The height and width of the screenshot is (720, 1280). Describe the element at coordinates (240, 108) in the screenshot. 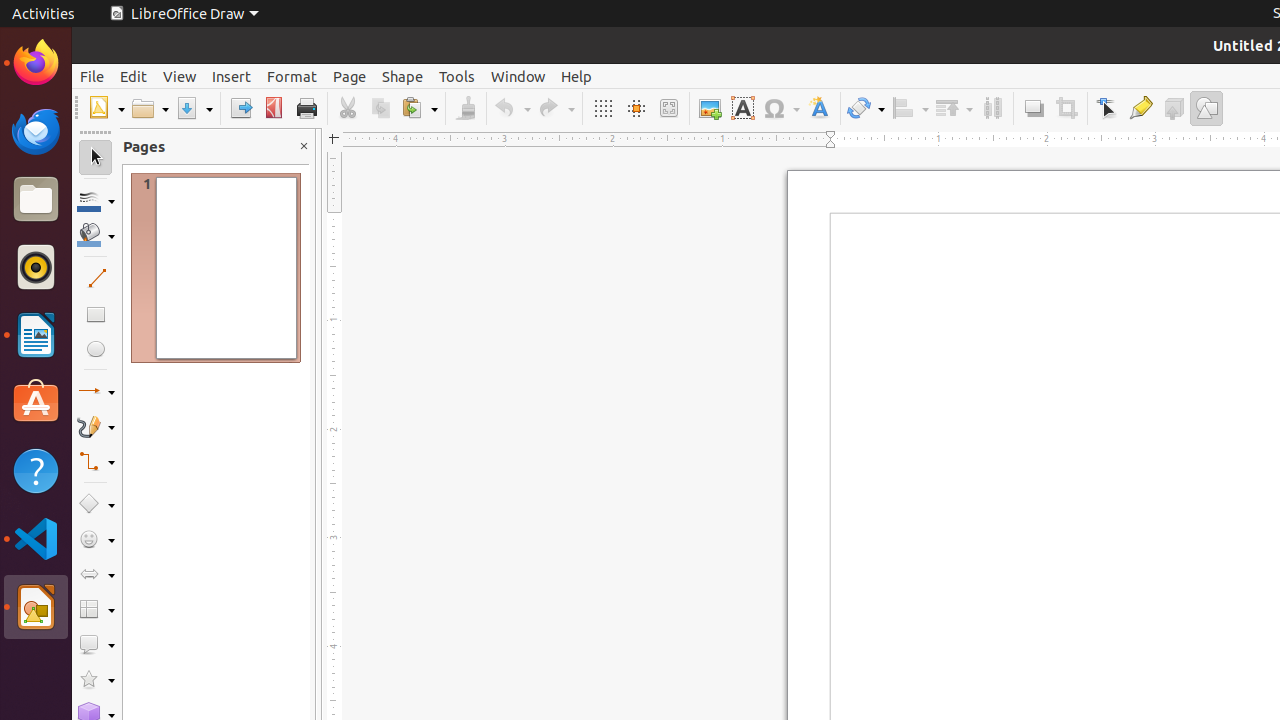

I see `'Export'` at that location.